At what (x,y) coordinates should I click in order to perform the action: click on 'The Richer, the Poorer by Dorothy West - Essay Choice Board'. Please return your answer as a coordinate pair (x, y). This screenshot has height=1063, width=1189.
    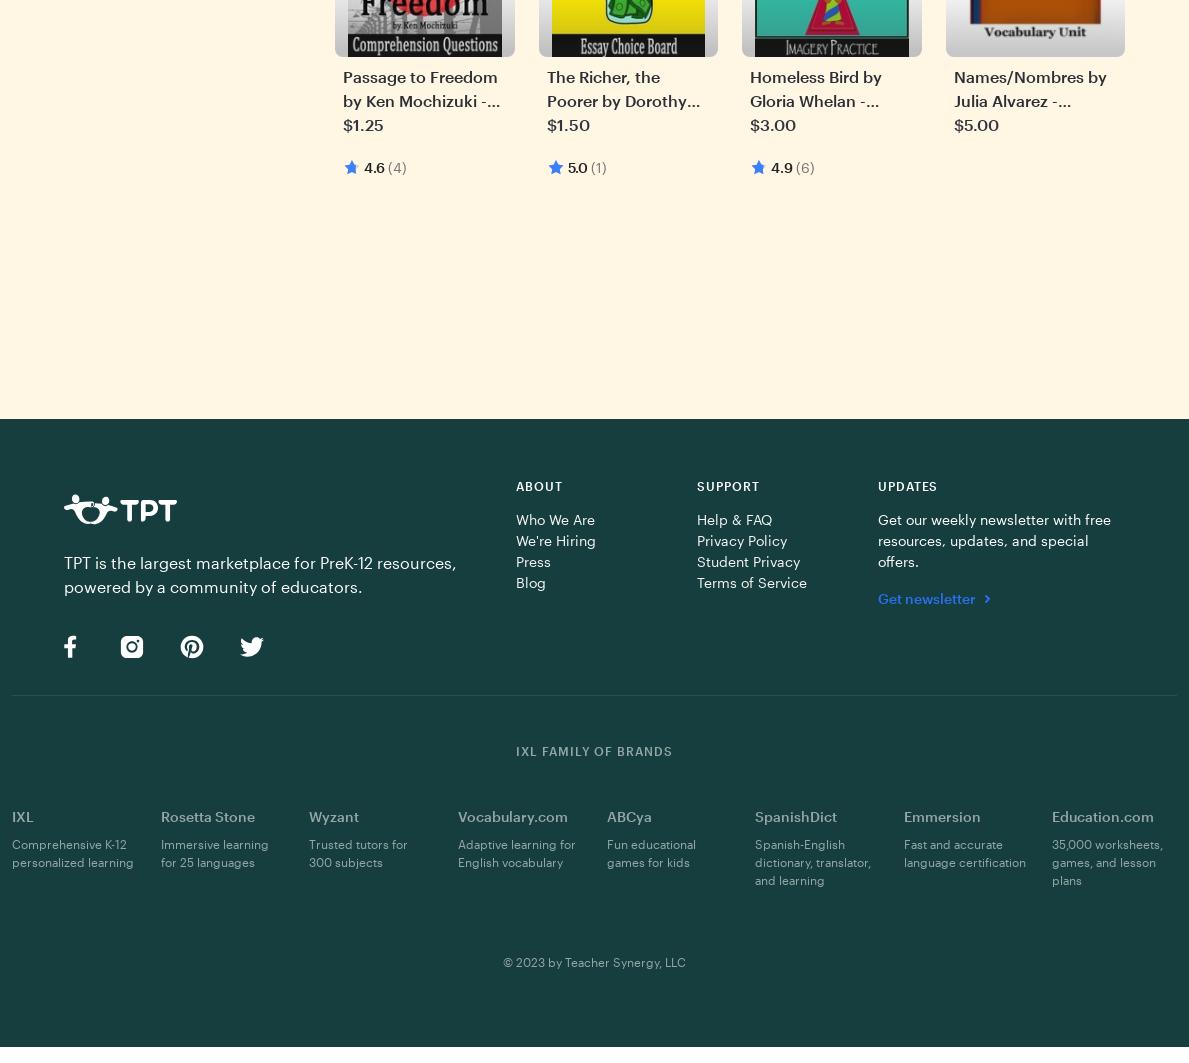
    Looking at the image, I should click on (621, 111).